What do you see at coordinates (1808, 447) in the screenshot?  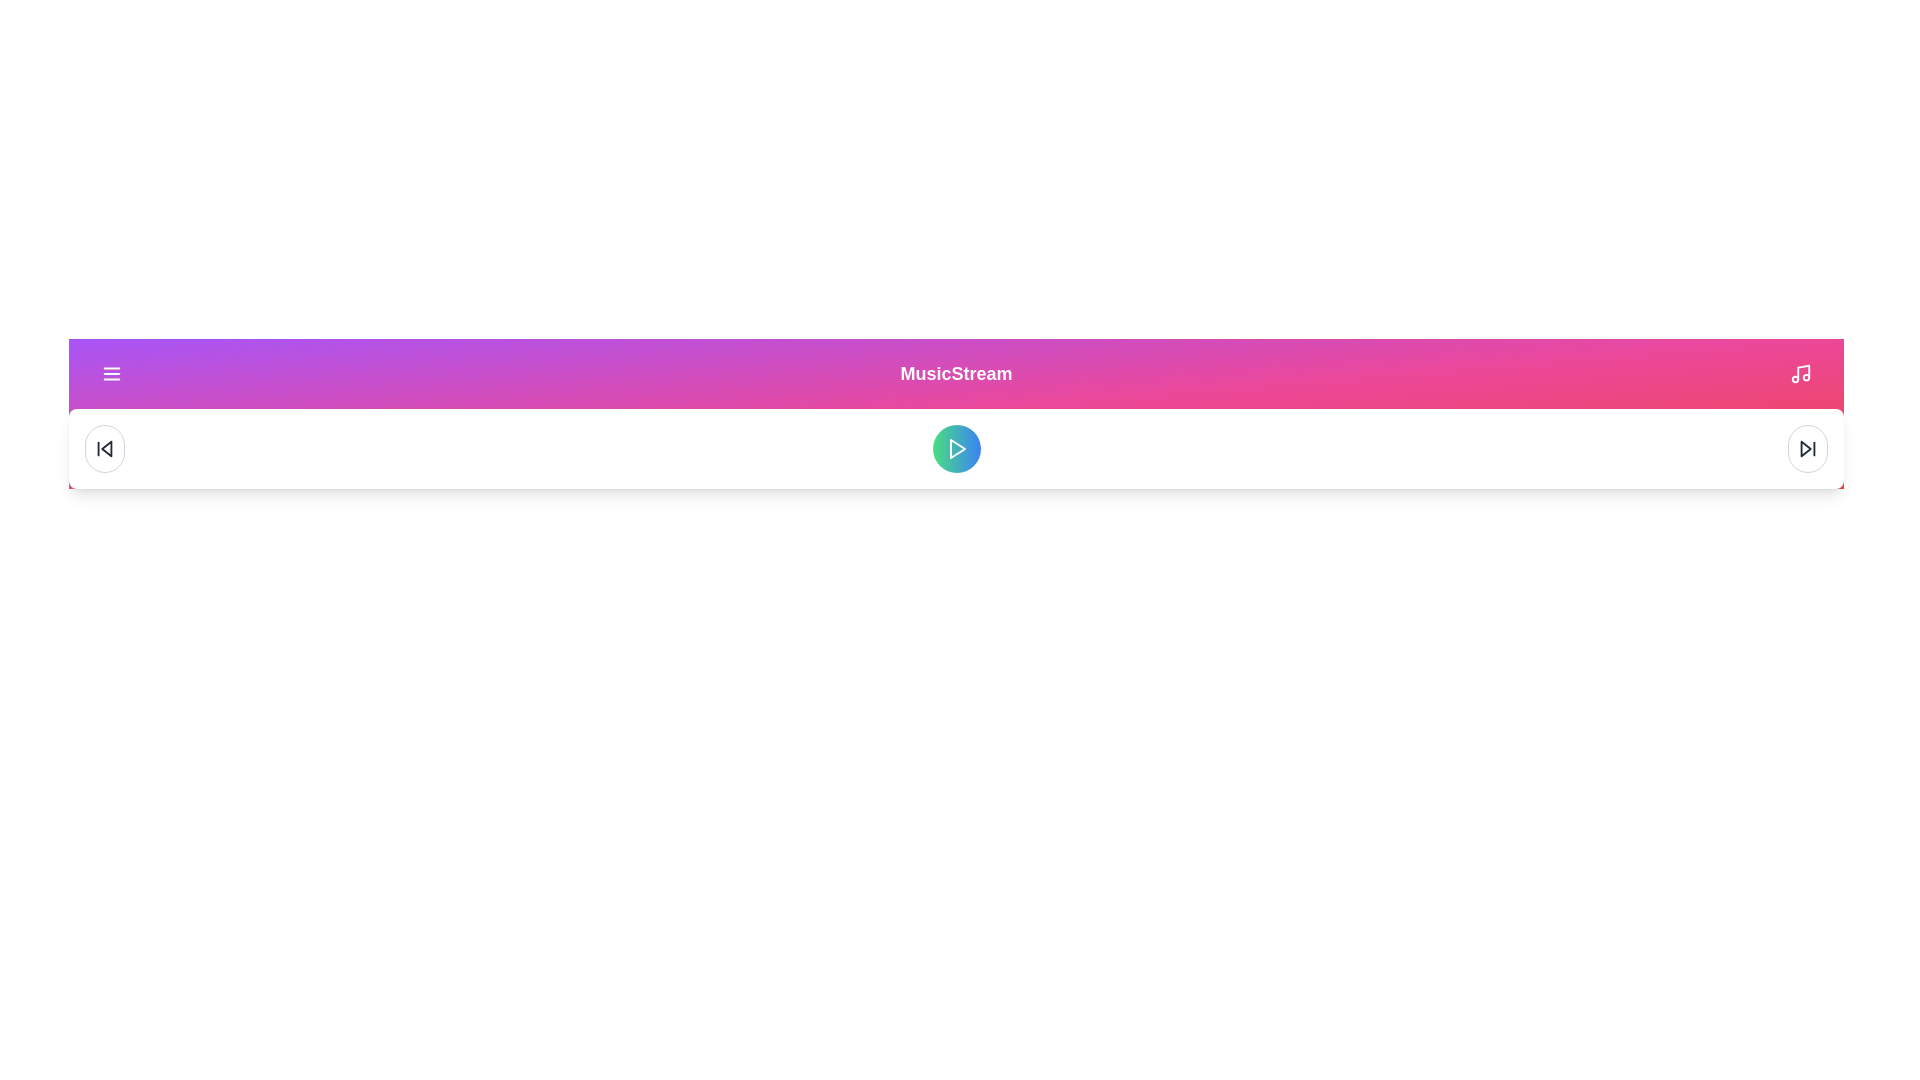 I see `the right arrow button to navigate to the next track` at bounding box center [1808, 447].